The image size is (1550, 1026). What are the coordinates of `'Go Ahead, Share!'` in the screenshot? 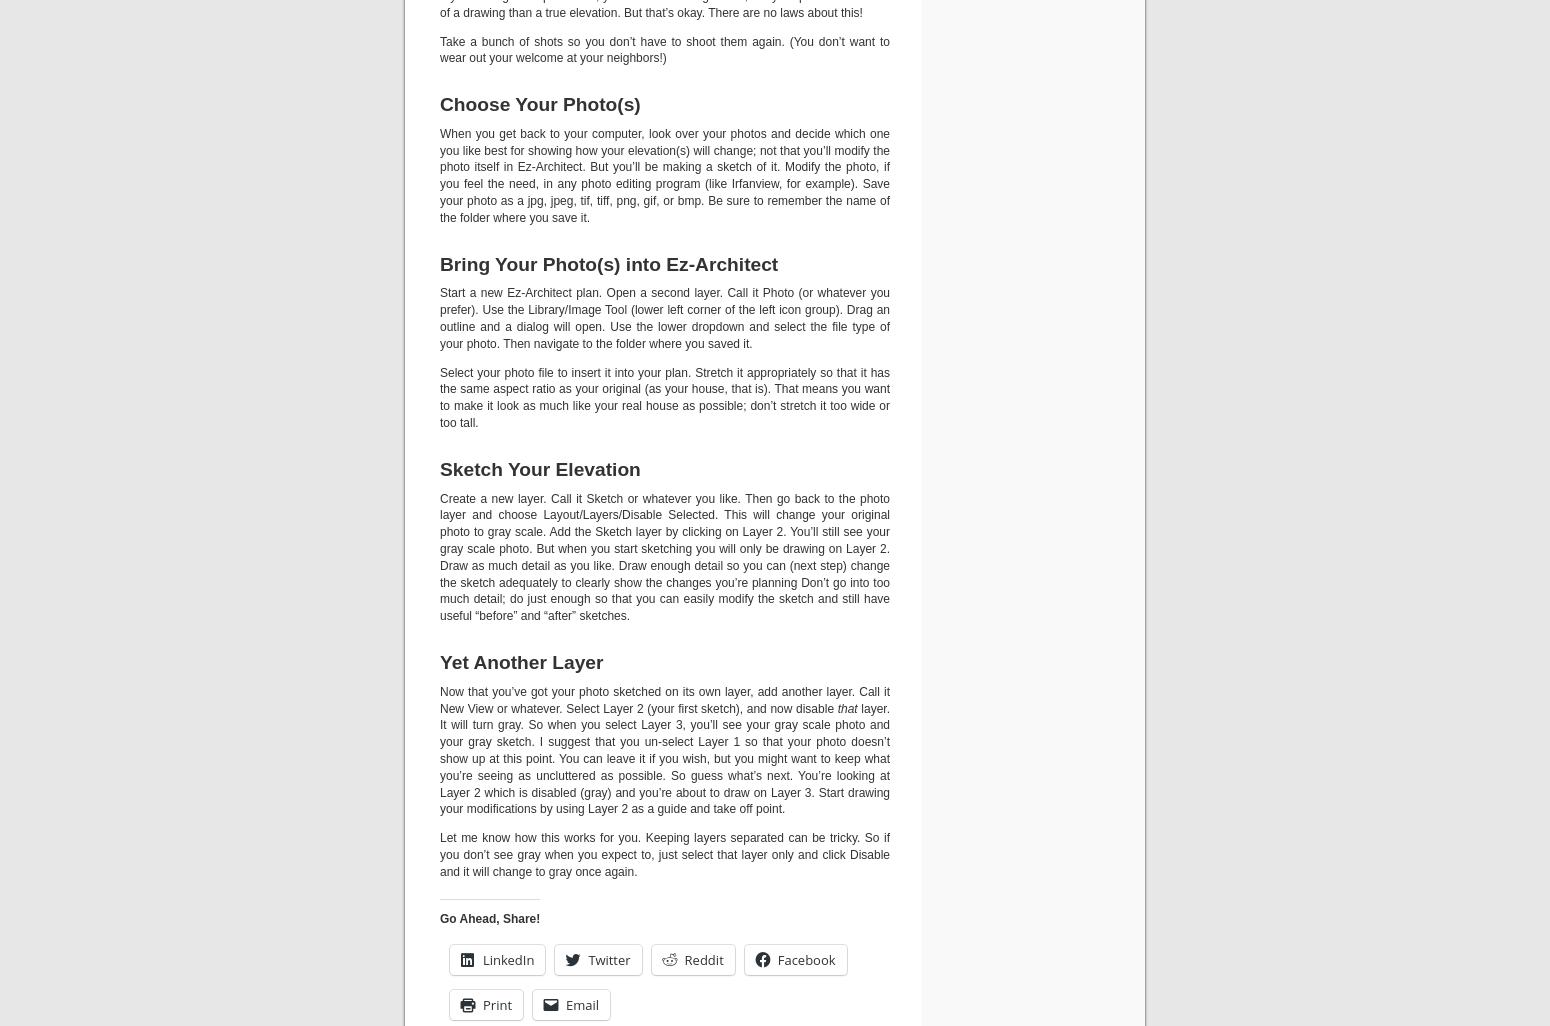 It's located at (488, 916).